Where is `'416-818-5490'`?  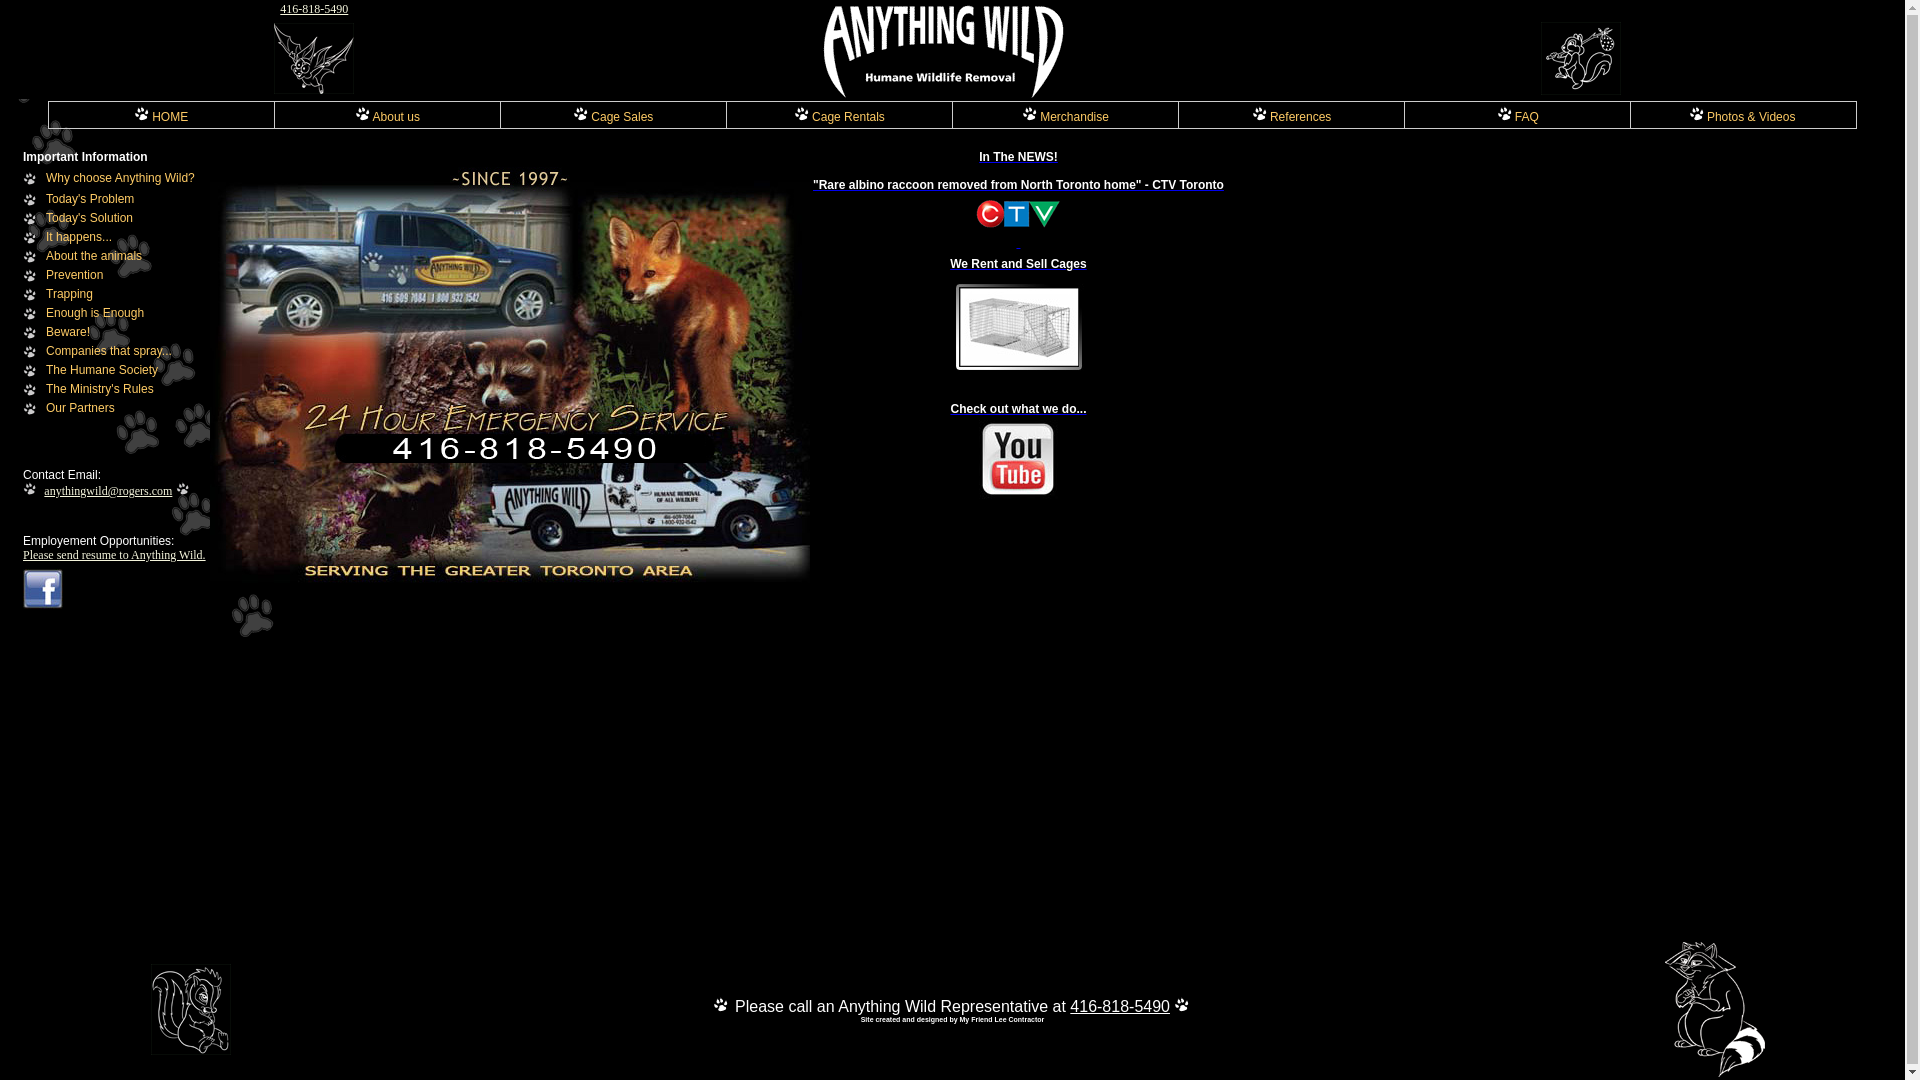
'416-818-5490' is located at coordinates (312, 8).